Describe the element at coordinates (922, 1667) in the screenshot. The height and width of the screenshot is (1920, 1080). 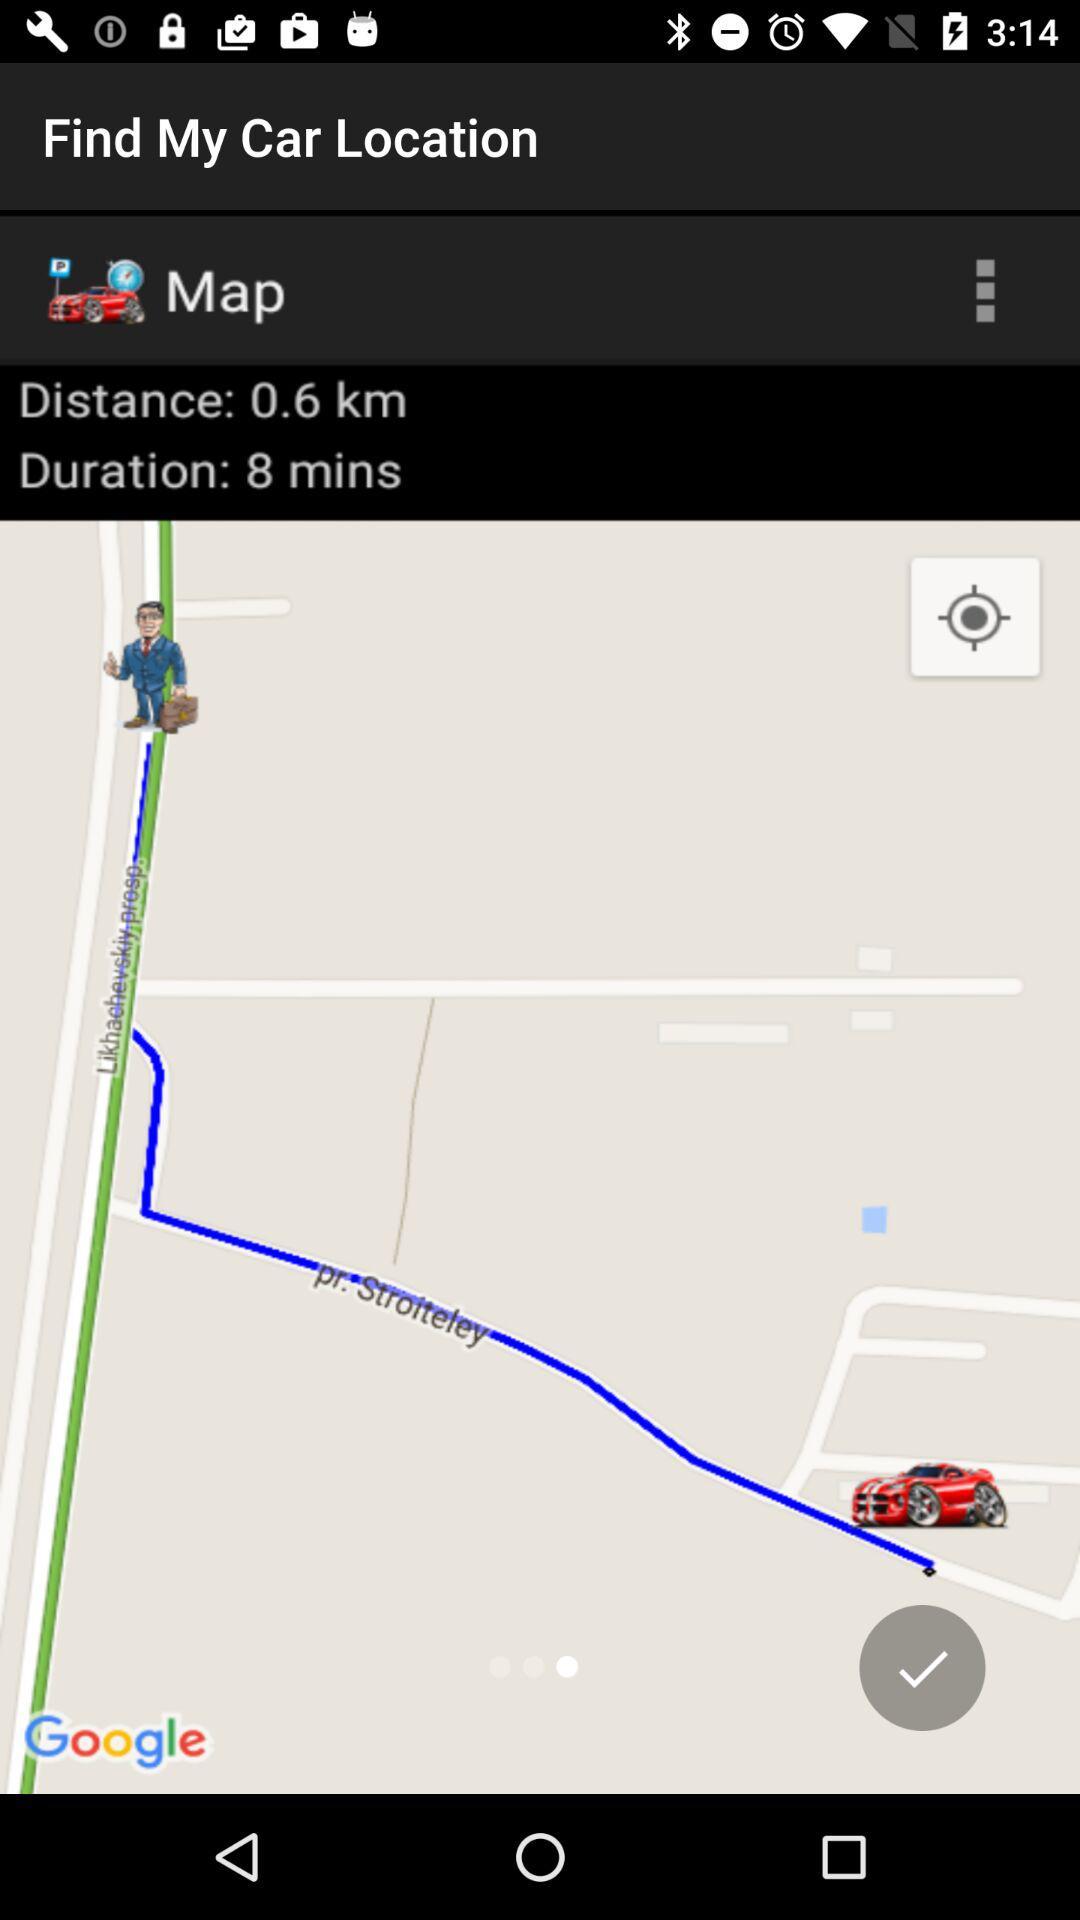
I see `option` at that location.